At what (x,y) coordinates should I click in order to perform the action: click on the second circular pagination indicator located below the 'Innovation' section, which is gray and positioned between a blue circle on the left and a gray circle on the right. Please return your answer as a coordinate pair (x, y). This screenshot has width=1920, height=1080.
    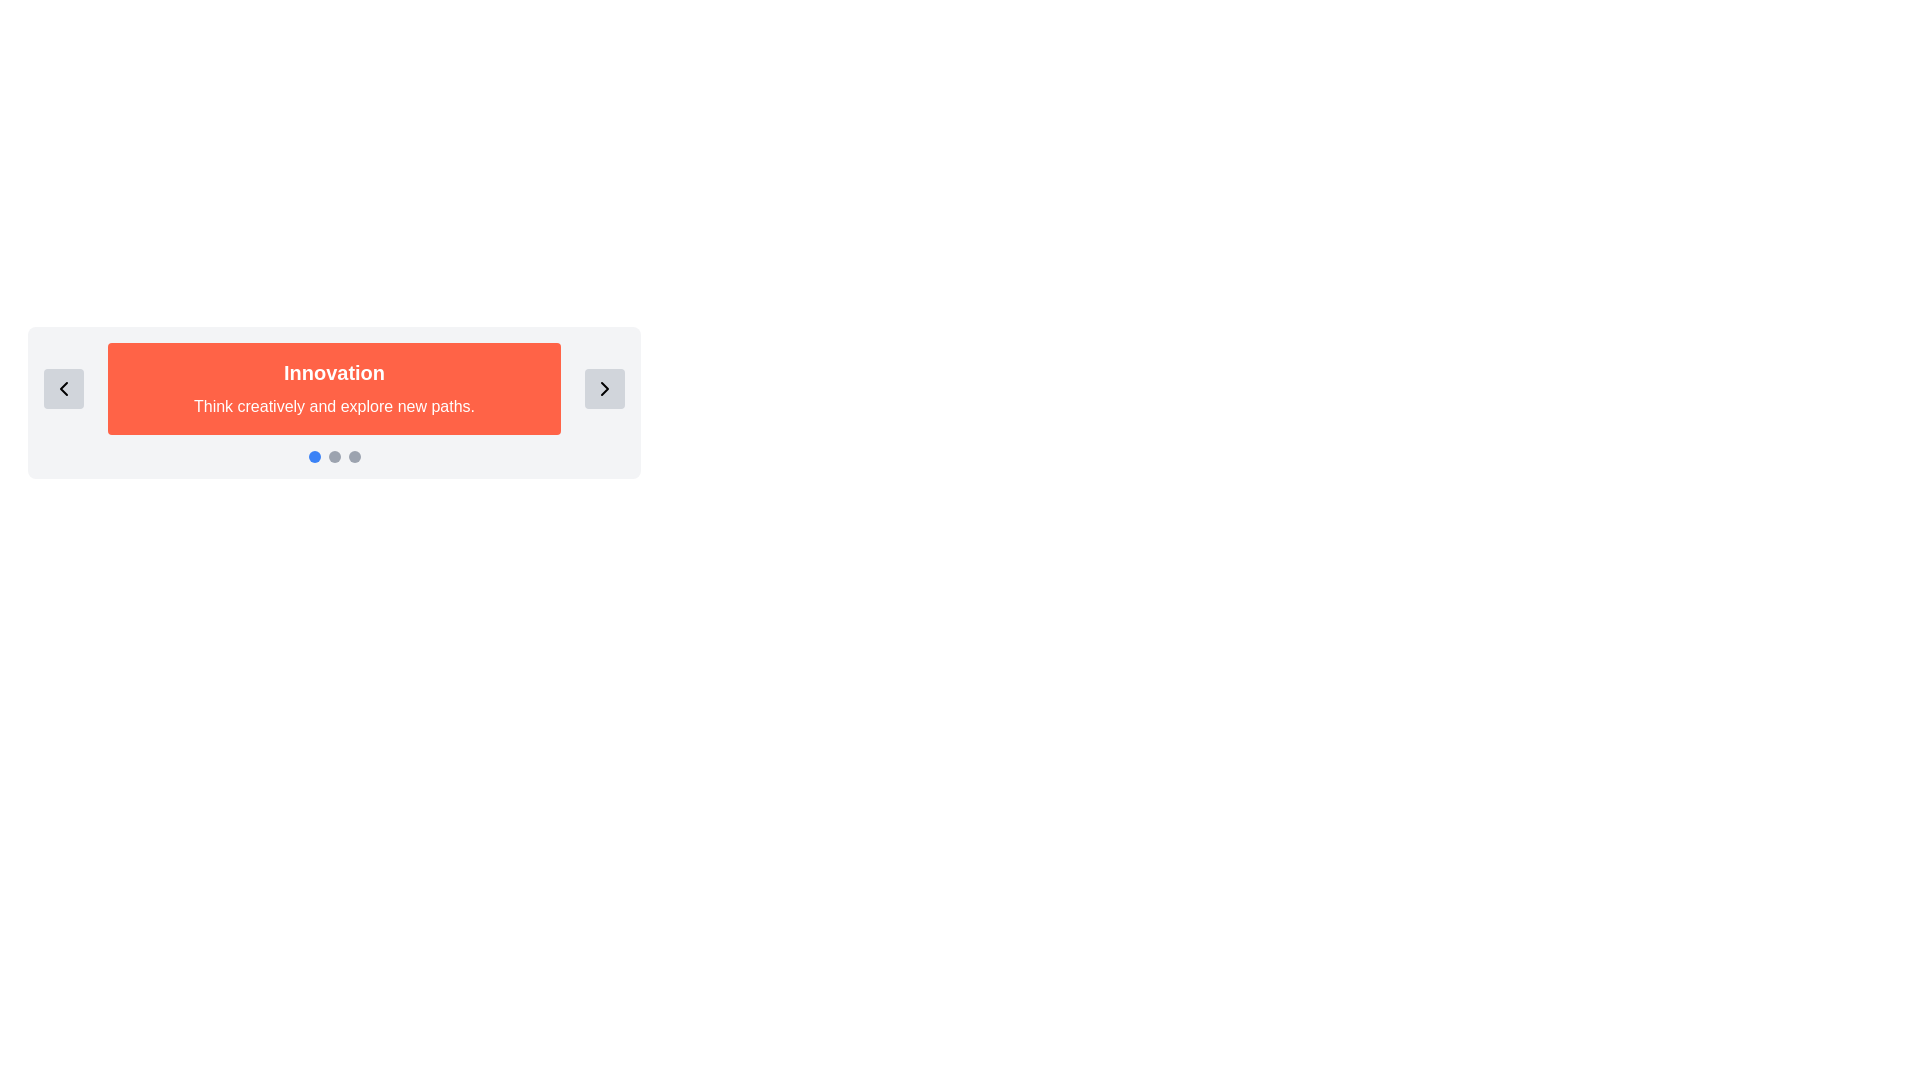
    Looking at the image, I should click on (334, 456).